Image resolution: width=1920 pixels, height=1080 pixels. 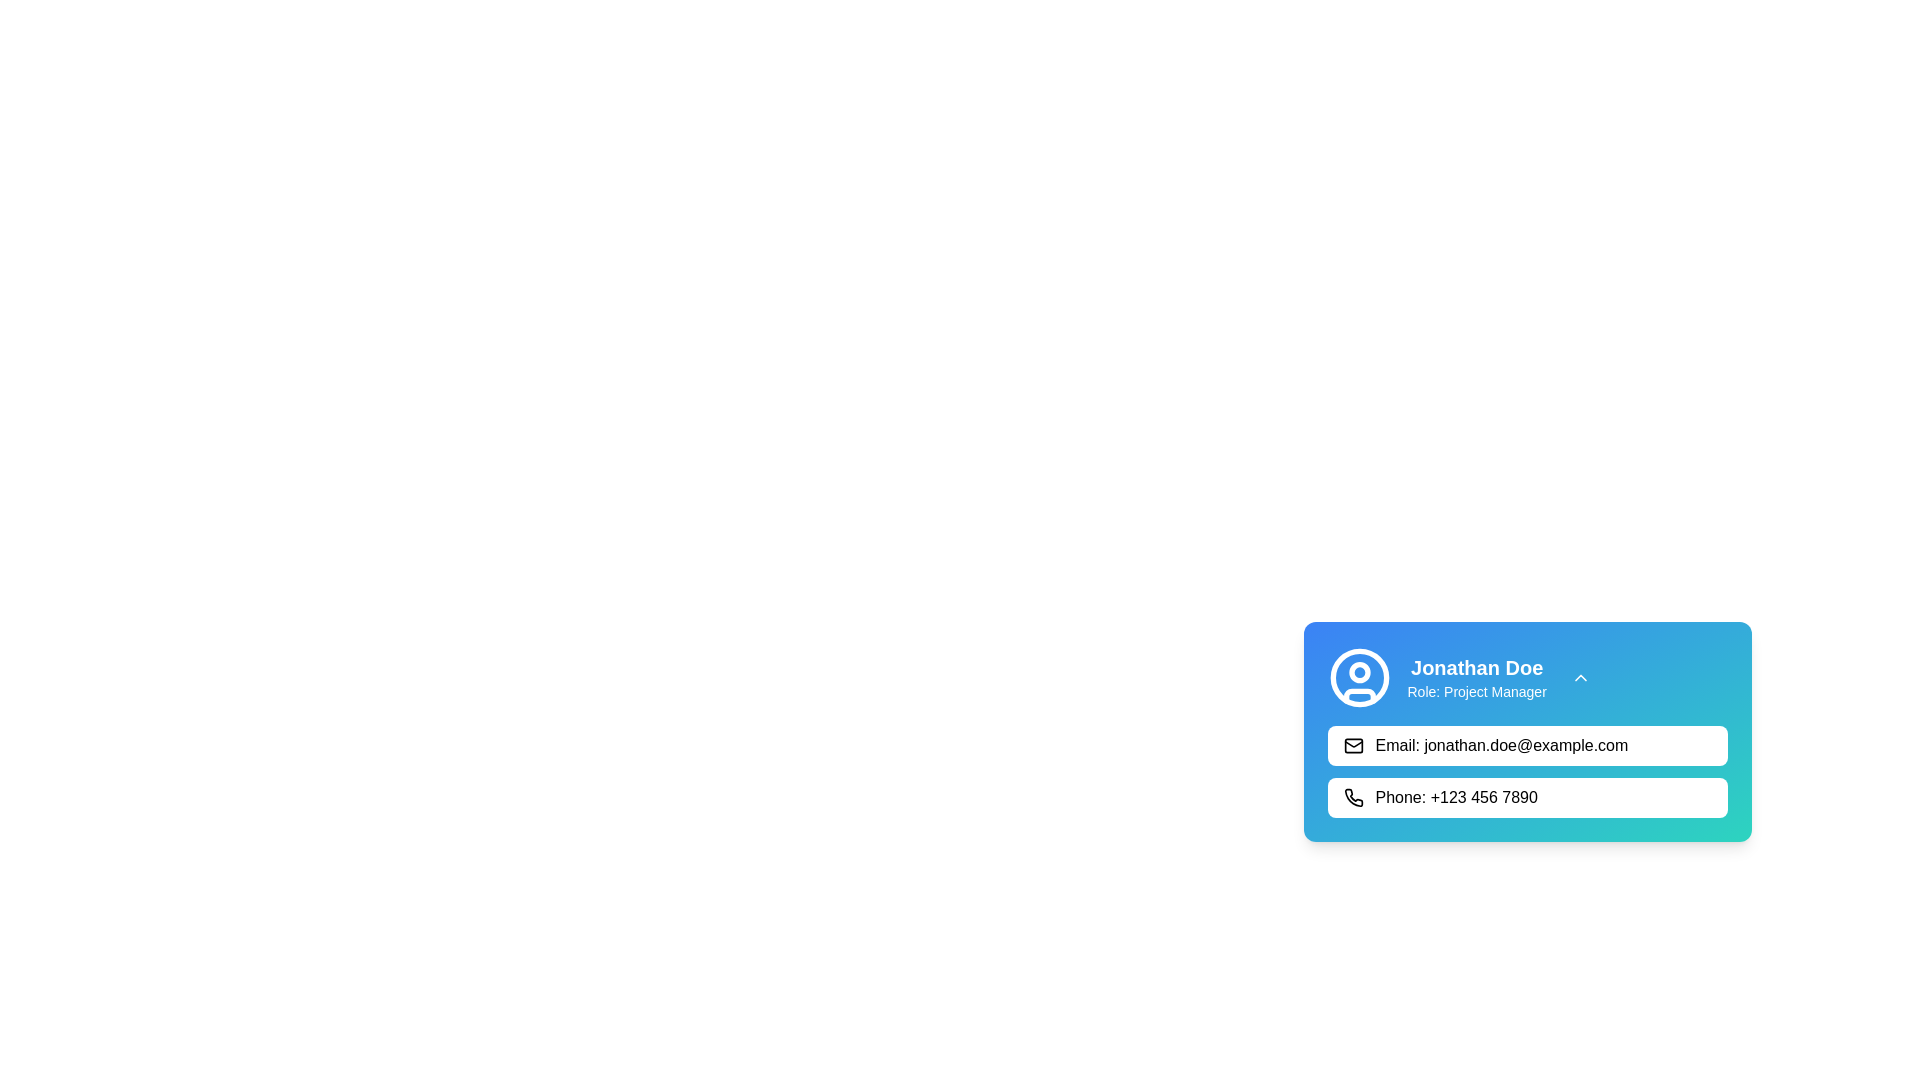 What do you see at coordinates (1477, 677) in the screenshot?
I see `the text block that displays the name and role of an individual in the profile card located at the top-right section of the card` at bounding box center [1477, 677].